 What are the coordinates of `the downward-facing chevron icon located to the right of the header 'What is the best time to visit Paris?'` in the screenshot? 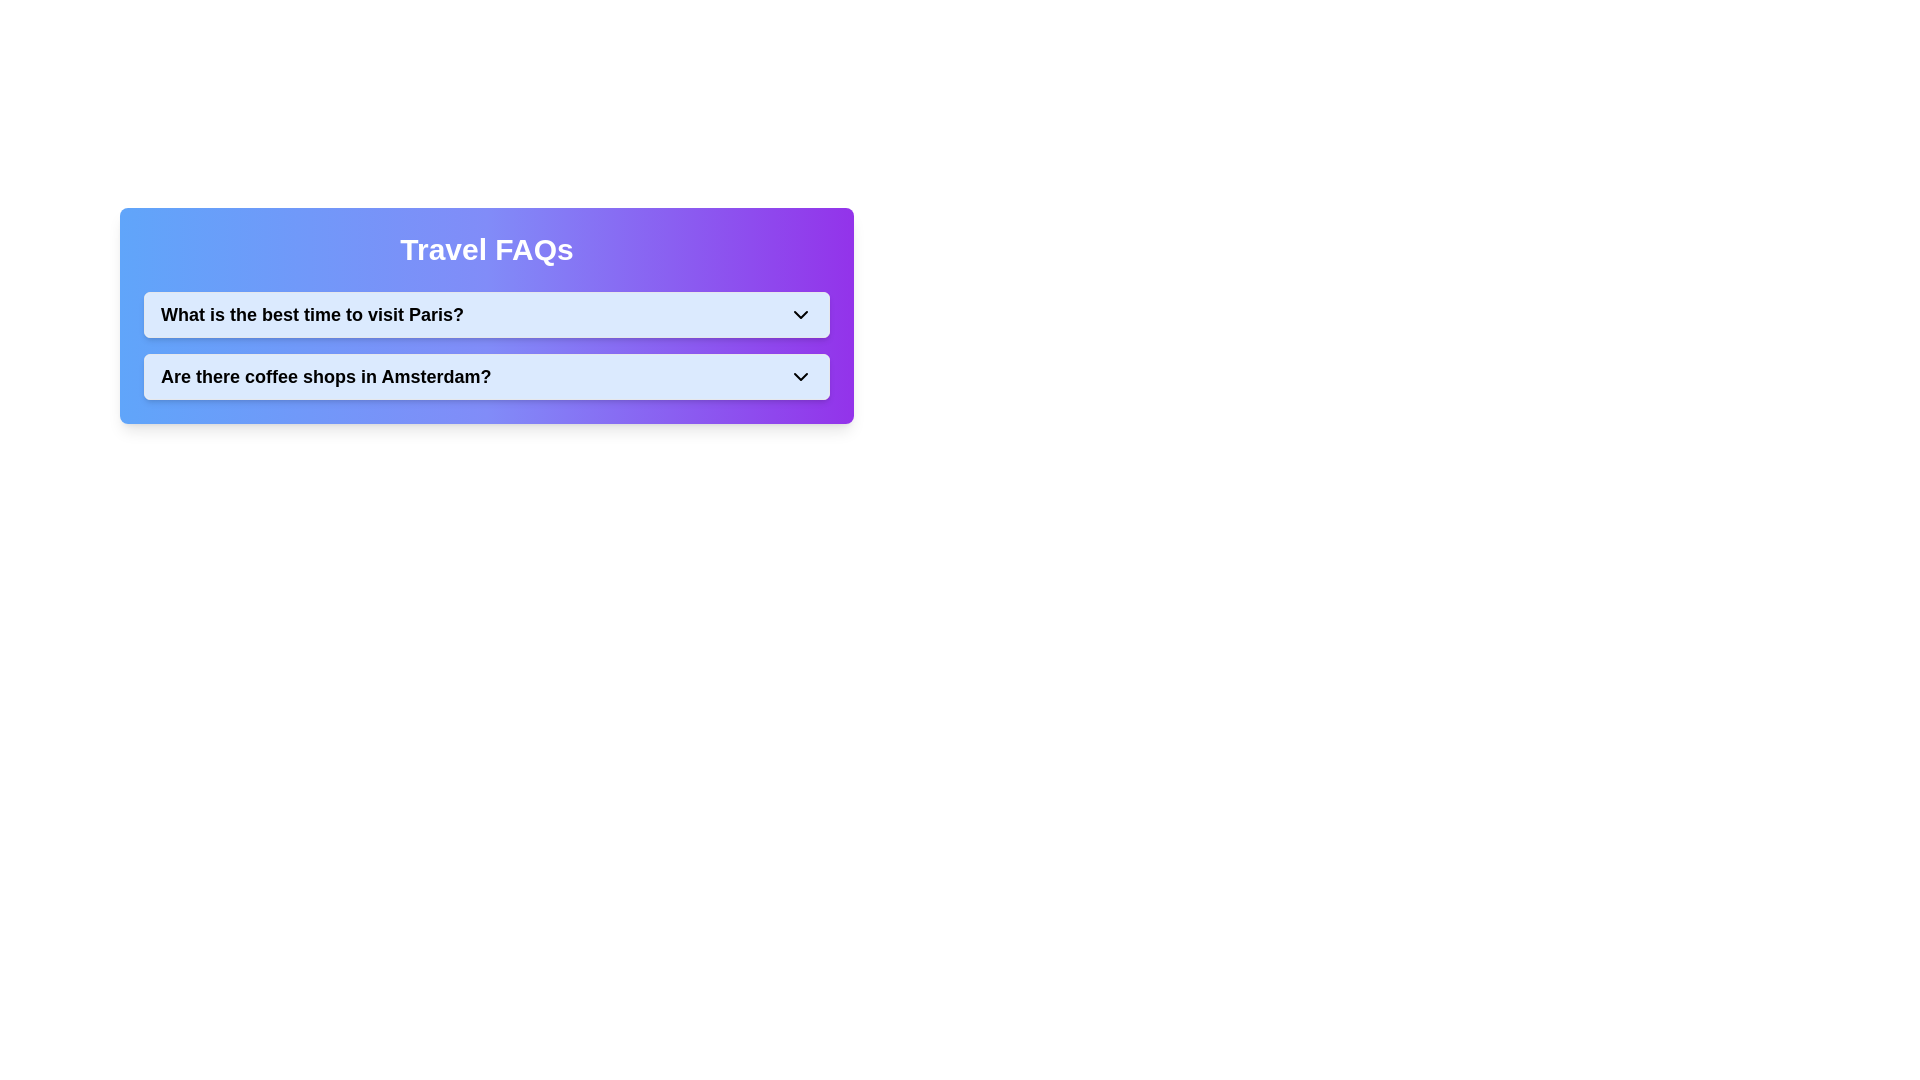 It's located at (801, 315).